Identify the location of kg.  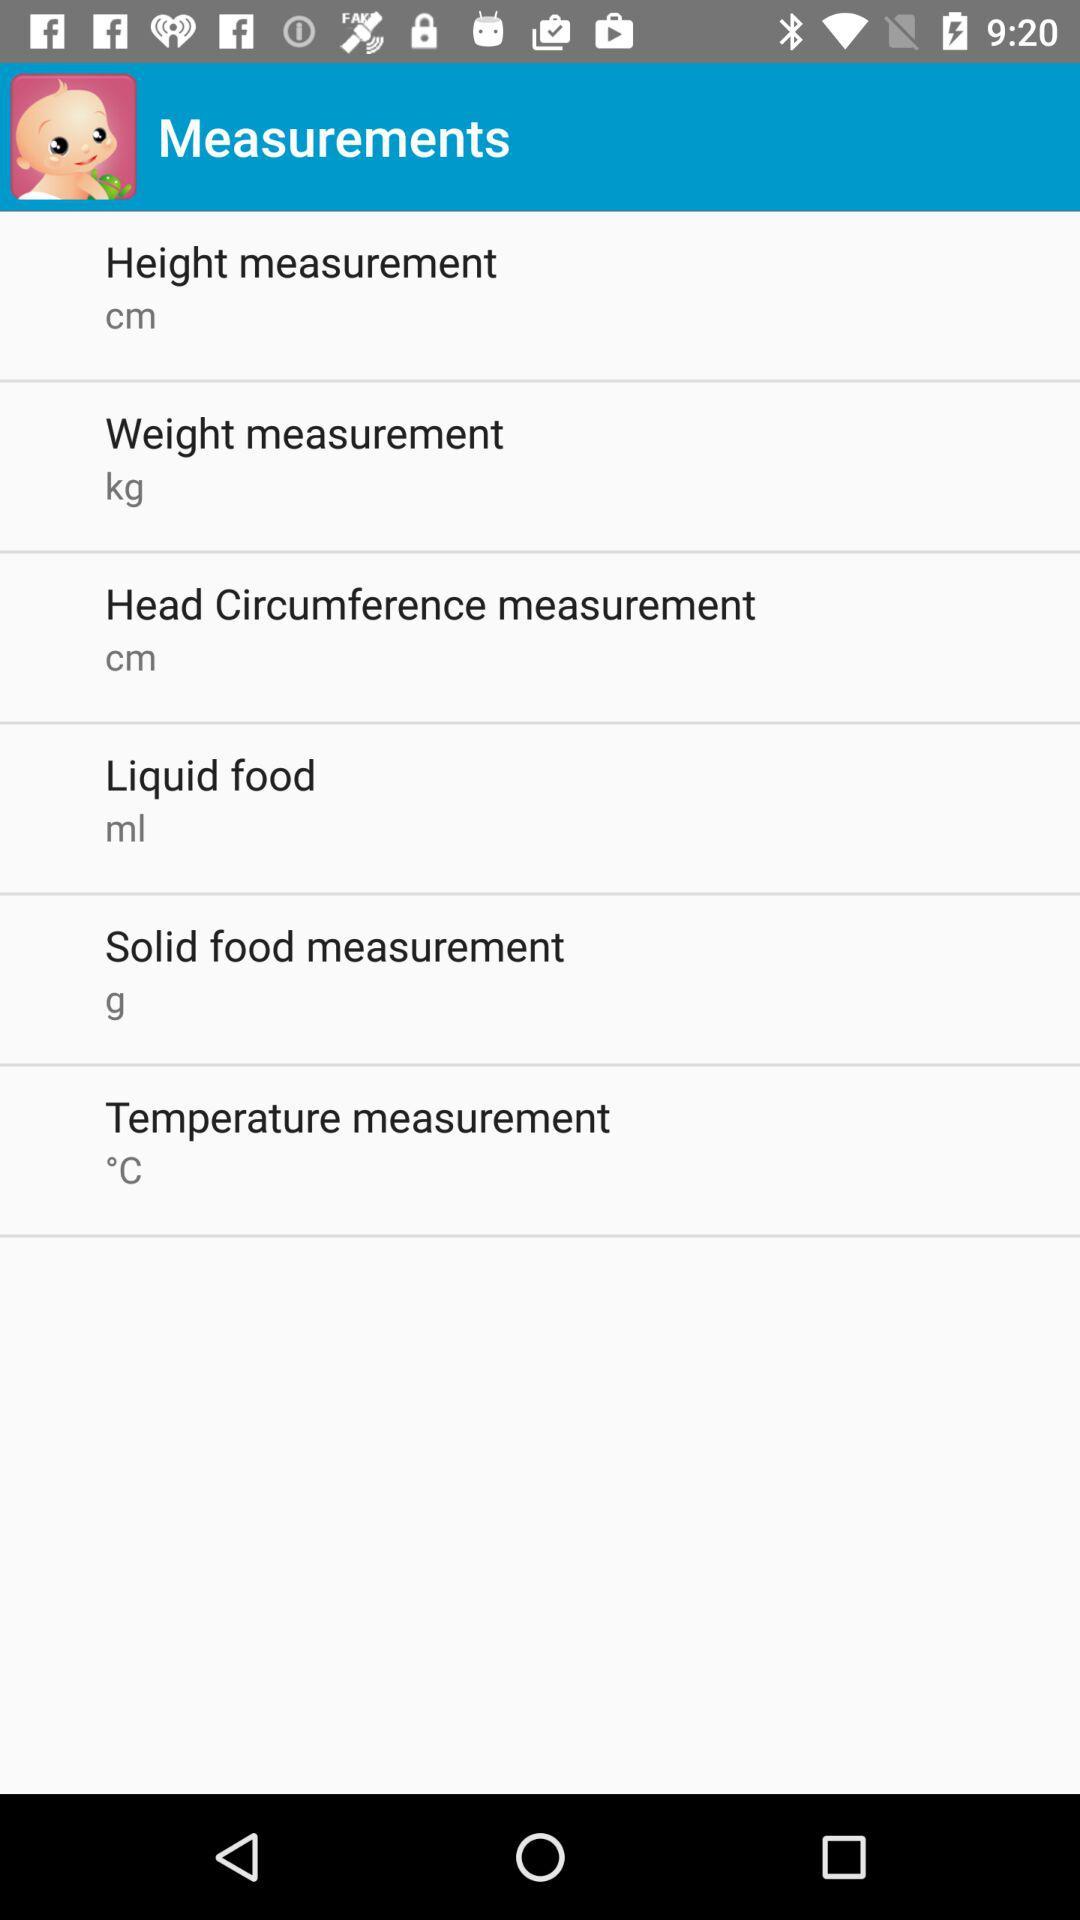
(591, 485).